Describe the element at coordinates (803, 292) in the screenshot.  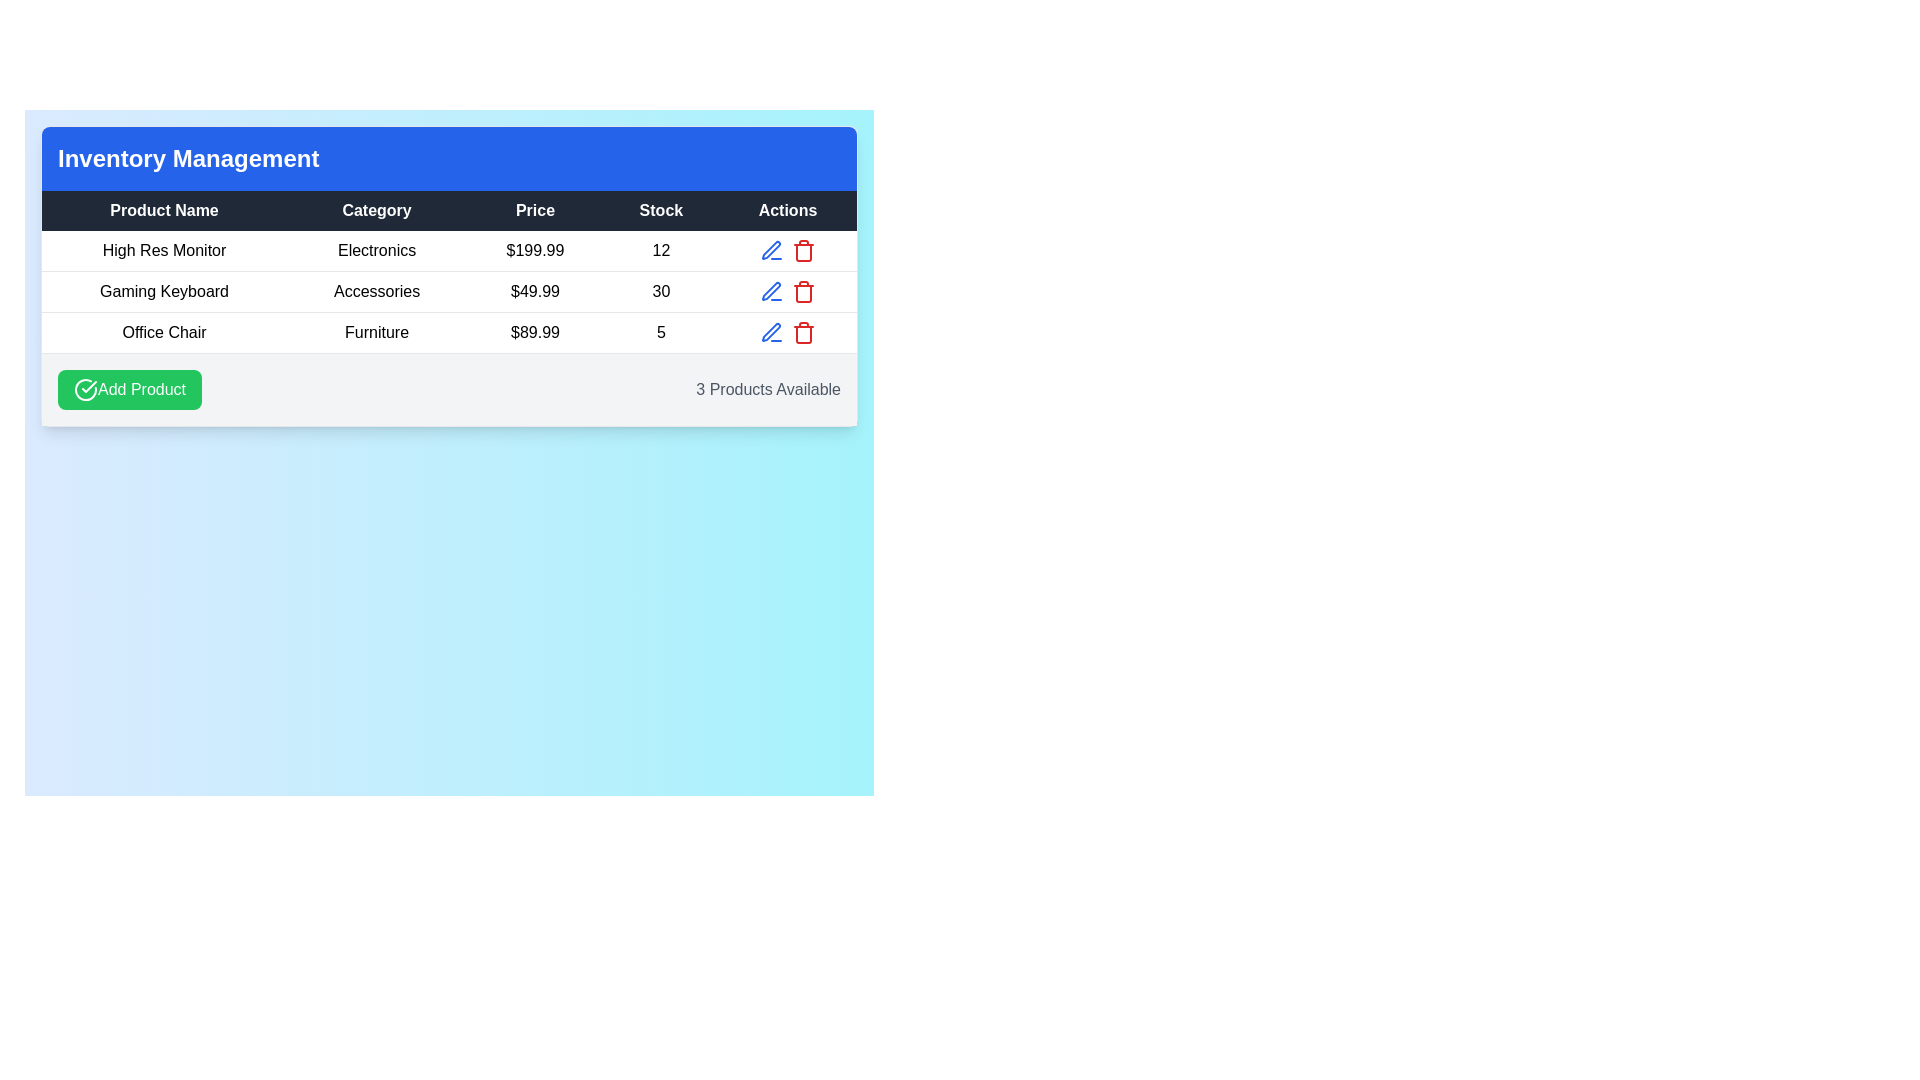
I see `the delete button (trash bin icon) in the second row of the table for the product 'Gaming Keyboard'` at that location.